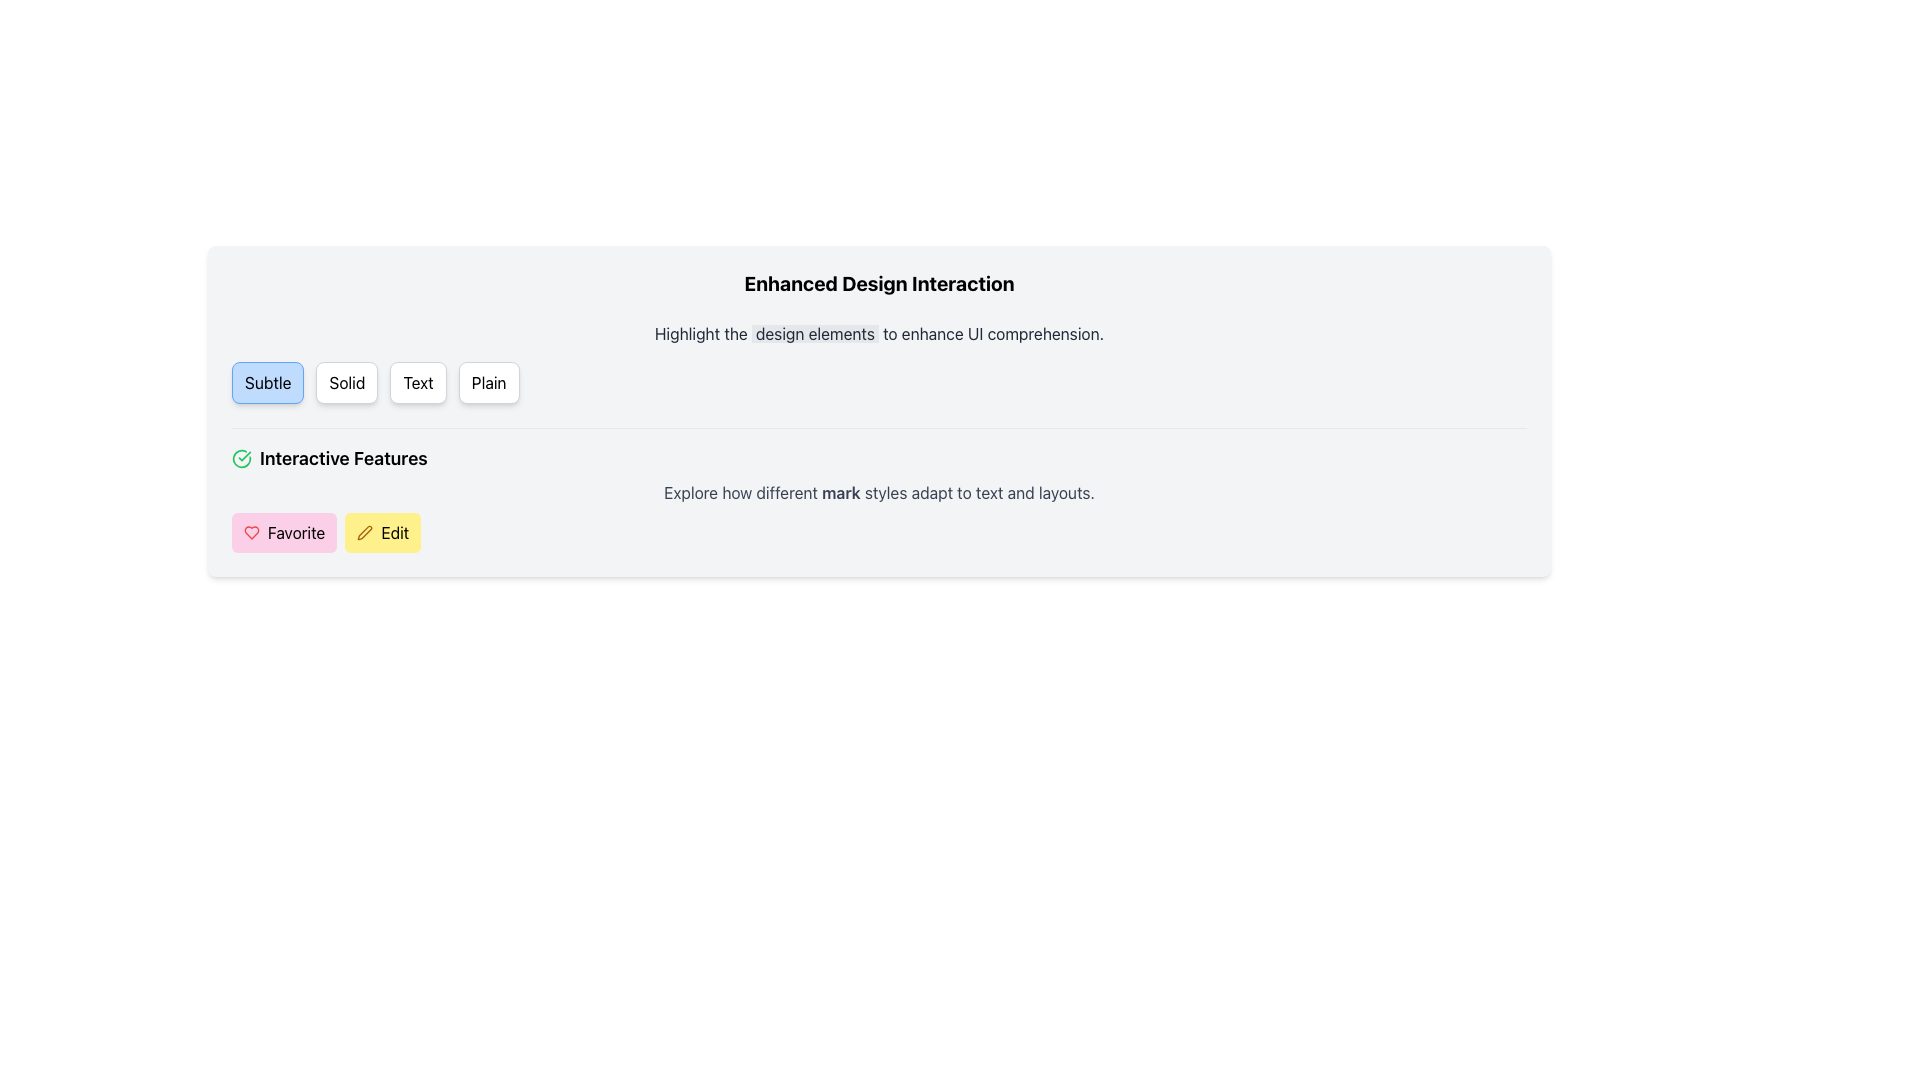  I want to click on the third button labeled 'Text' in the row of four buttons, which is located beneath a heading for design interaction features, so click(417, 382).